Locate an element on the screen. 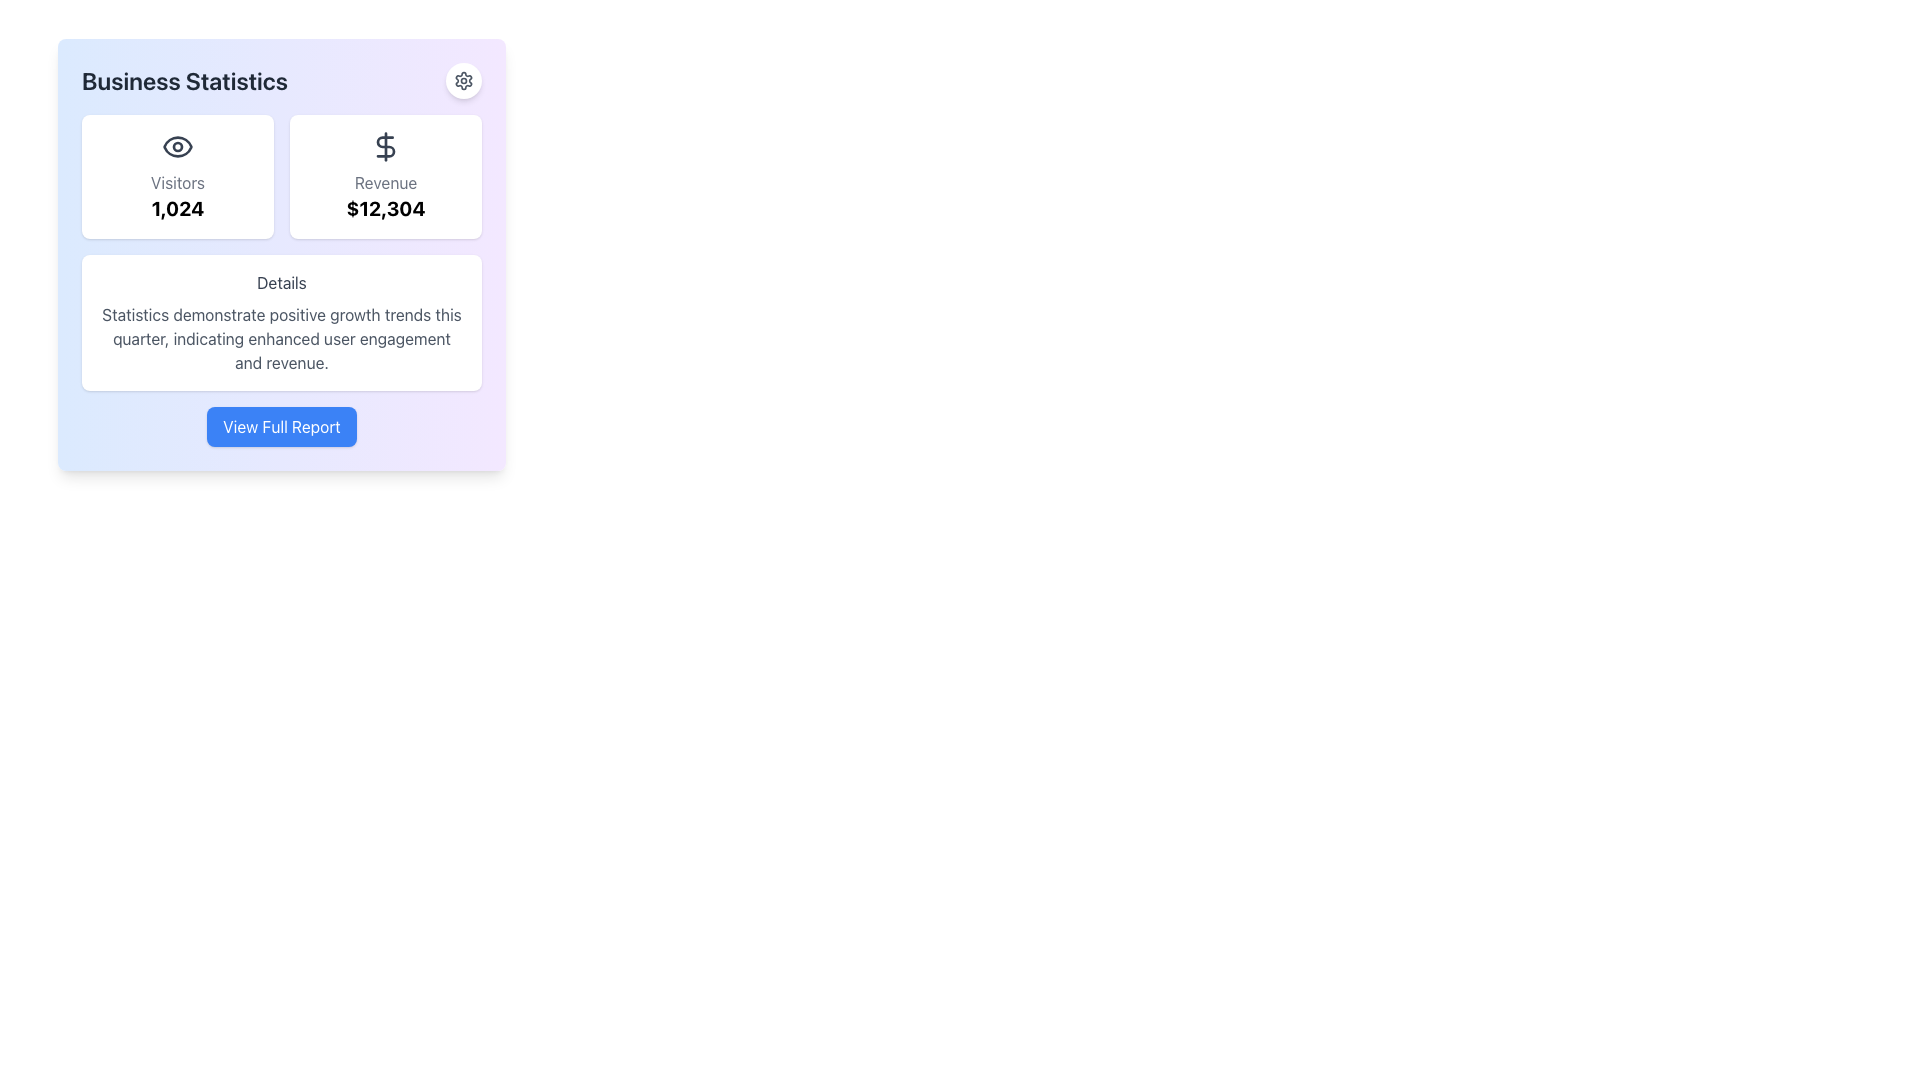  the eye-shaped icon with a filled circular pupil, located in the 'Visitors' section of the Business Statistics card is located at coordinates (177, 145).